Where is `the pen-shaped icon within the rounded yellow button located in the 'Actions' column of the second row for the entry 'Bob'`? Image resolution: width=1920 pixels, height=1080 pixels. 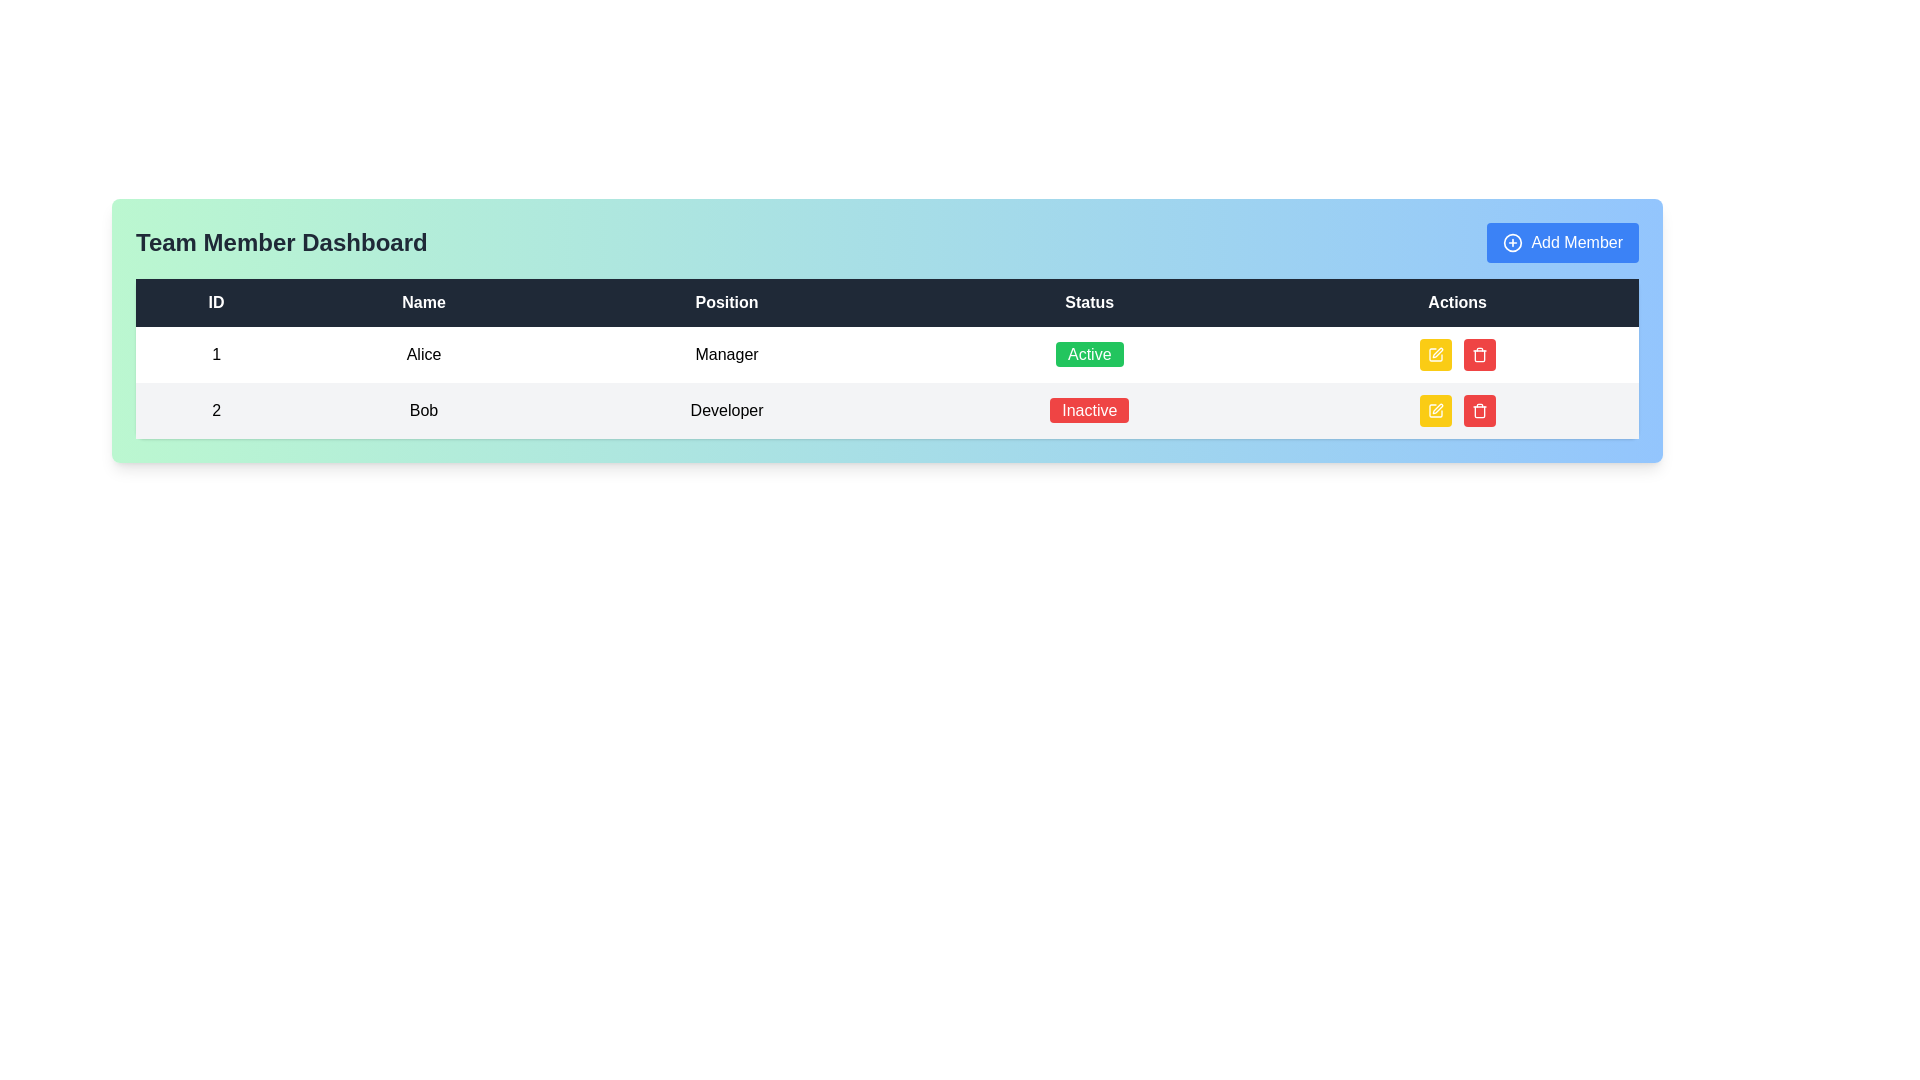 the pen-shaped icon within the rounded yellow button located in the 'Actions' column of the second row for the entry 'Bob' is located at coordinates (1434, 353).